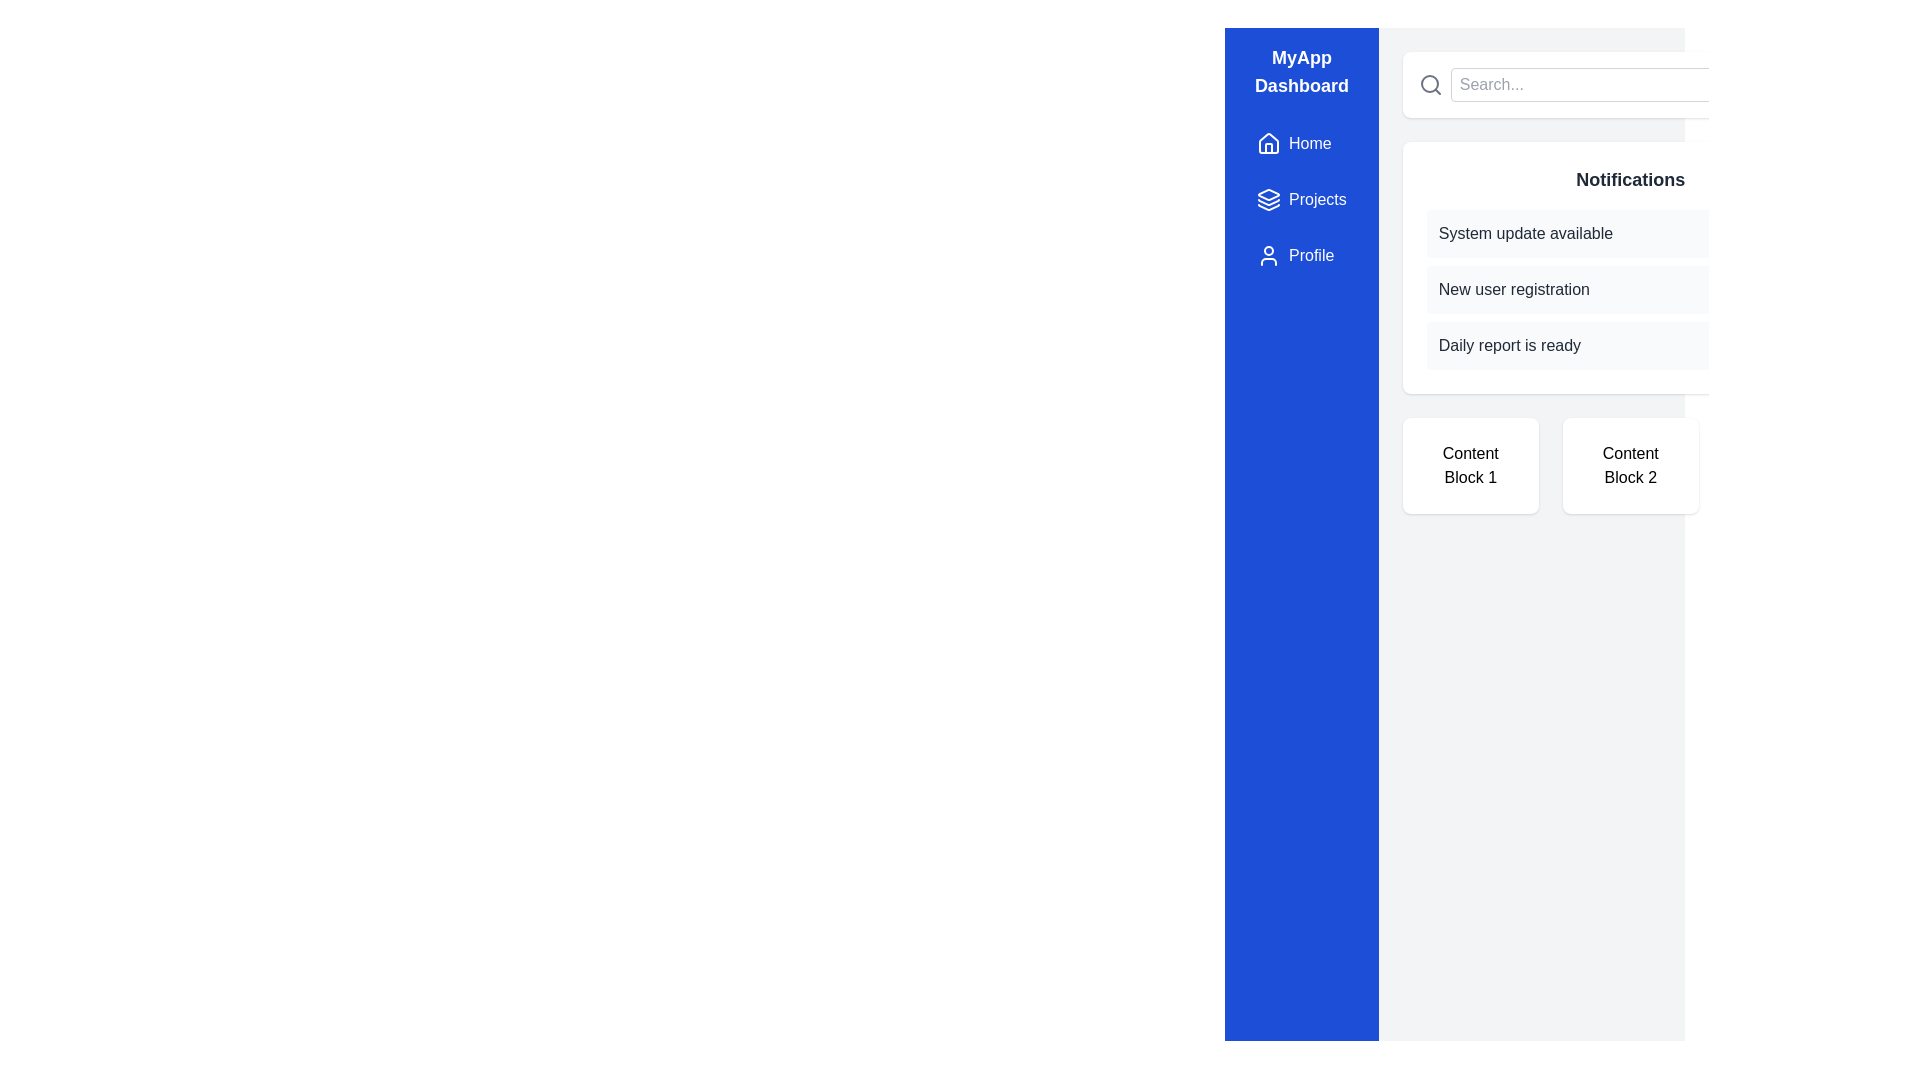 This screenshot has width=1920, height=1080. What do you see at coordinates (1525, 233) in the screenshot?
I see `the static text label that notifies users about the availability of a system update, located in the top-left section of the notification block` at bounding box center [1525, 233].